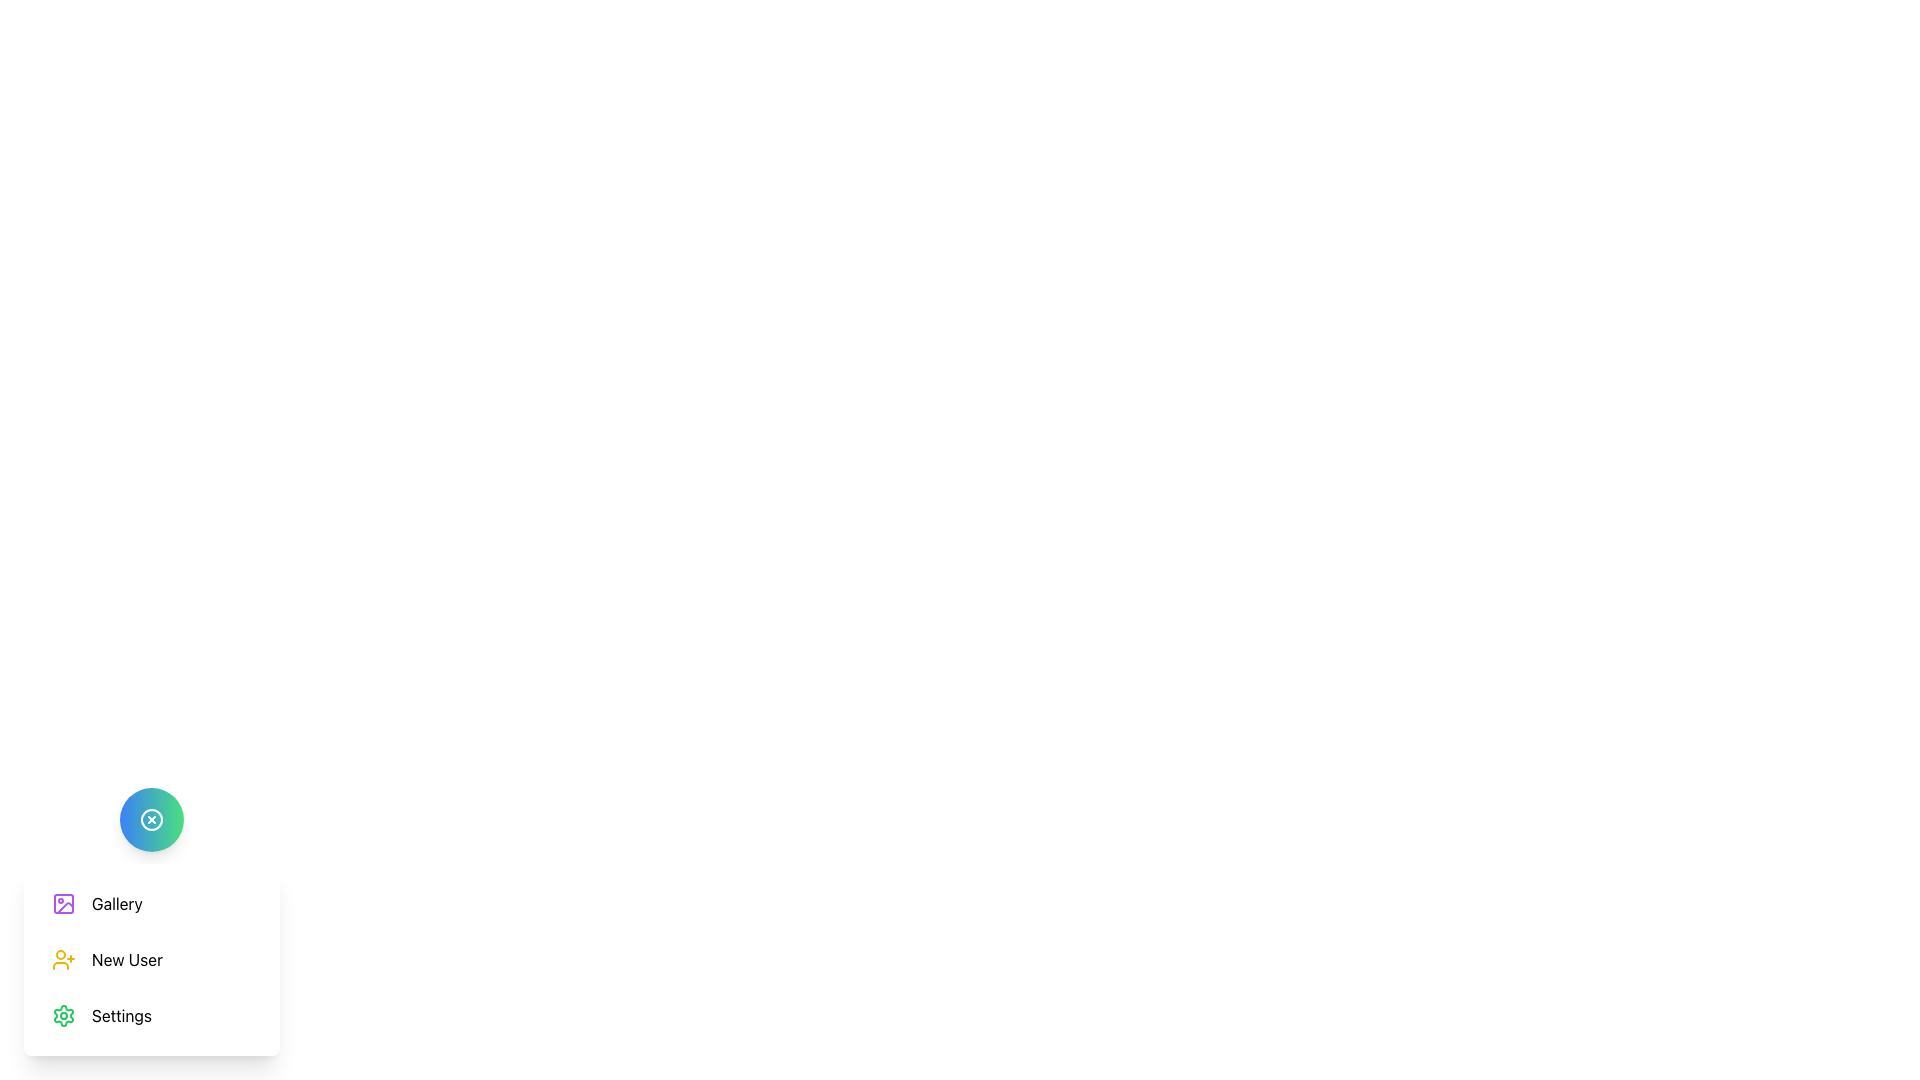 This screenshot has height=1080, width=1920. Describe the element at coordinates (151, 820) in the screenshot. I see `the circular SVG icon featuring a gradient background and a red 'X' symbol, which serves as a cancel or close button, located above the menu items` at that location.